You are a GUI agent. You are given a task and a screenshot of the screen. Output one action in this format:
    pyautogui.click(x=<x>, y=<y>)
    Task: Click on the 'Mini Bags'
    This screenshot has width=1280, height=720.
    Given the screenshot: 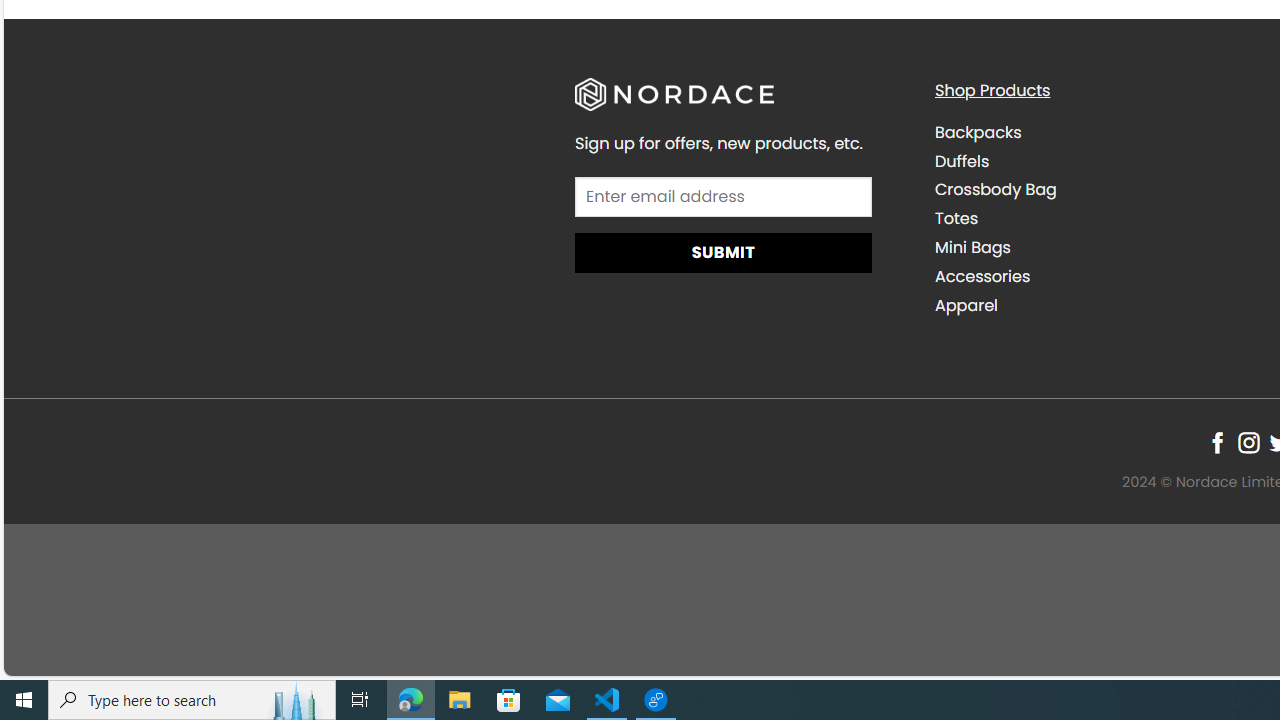 What is the action you would take?
    pyautogui.click(x=1098, y=246)
    